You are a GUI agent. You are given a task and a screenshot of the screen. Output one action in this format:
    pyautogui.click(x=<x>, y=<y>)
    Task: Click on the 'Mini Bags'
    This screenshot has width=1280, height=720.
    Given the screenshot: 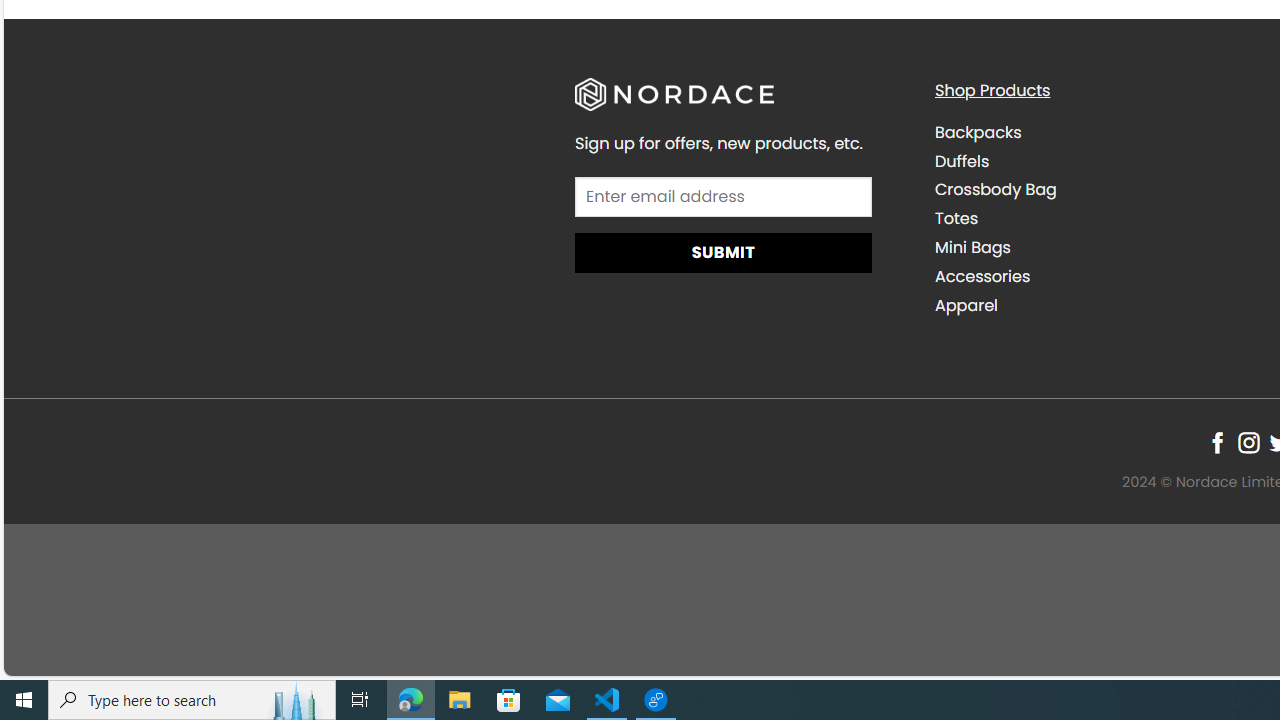 What is the action you would take?
    pyautogui.click(x=1098, y=246)
    